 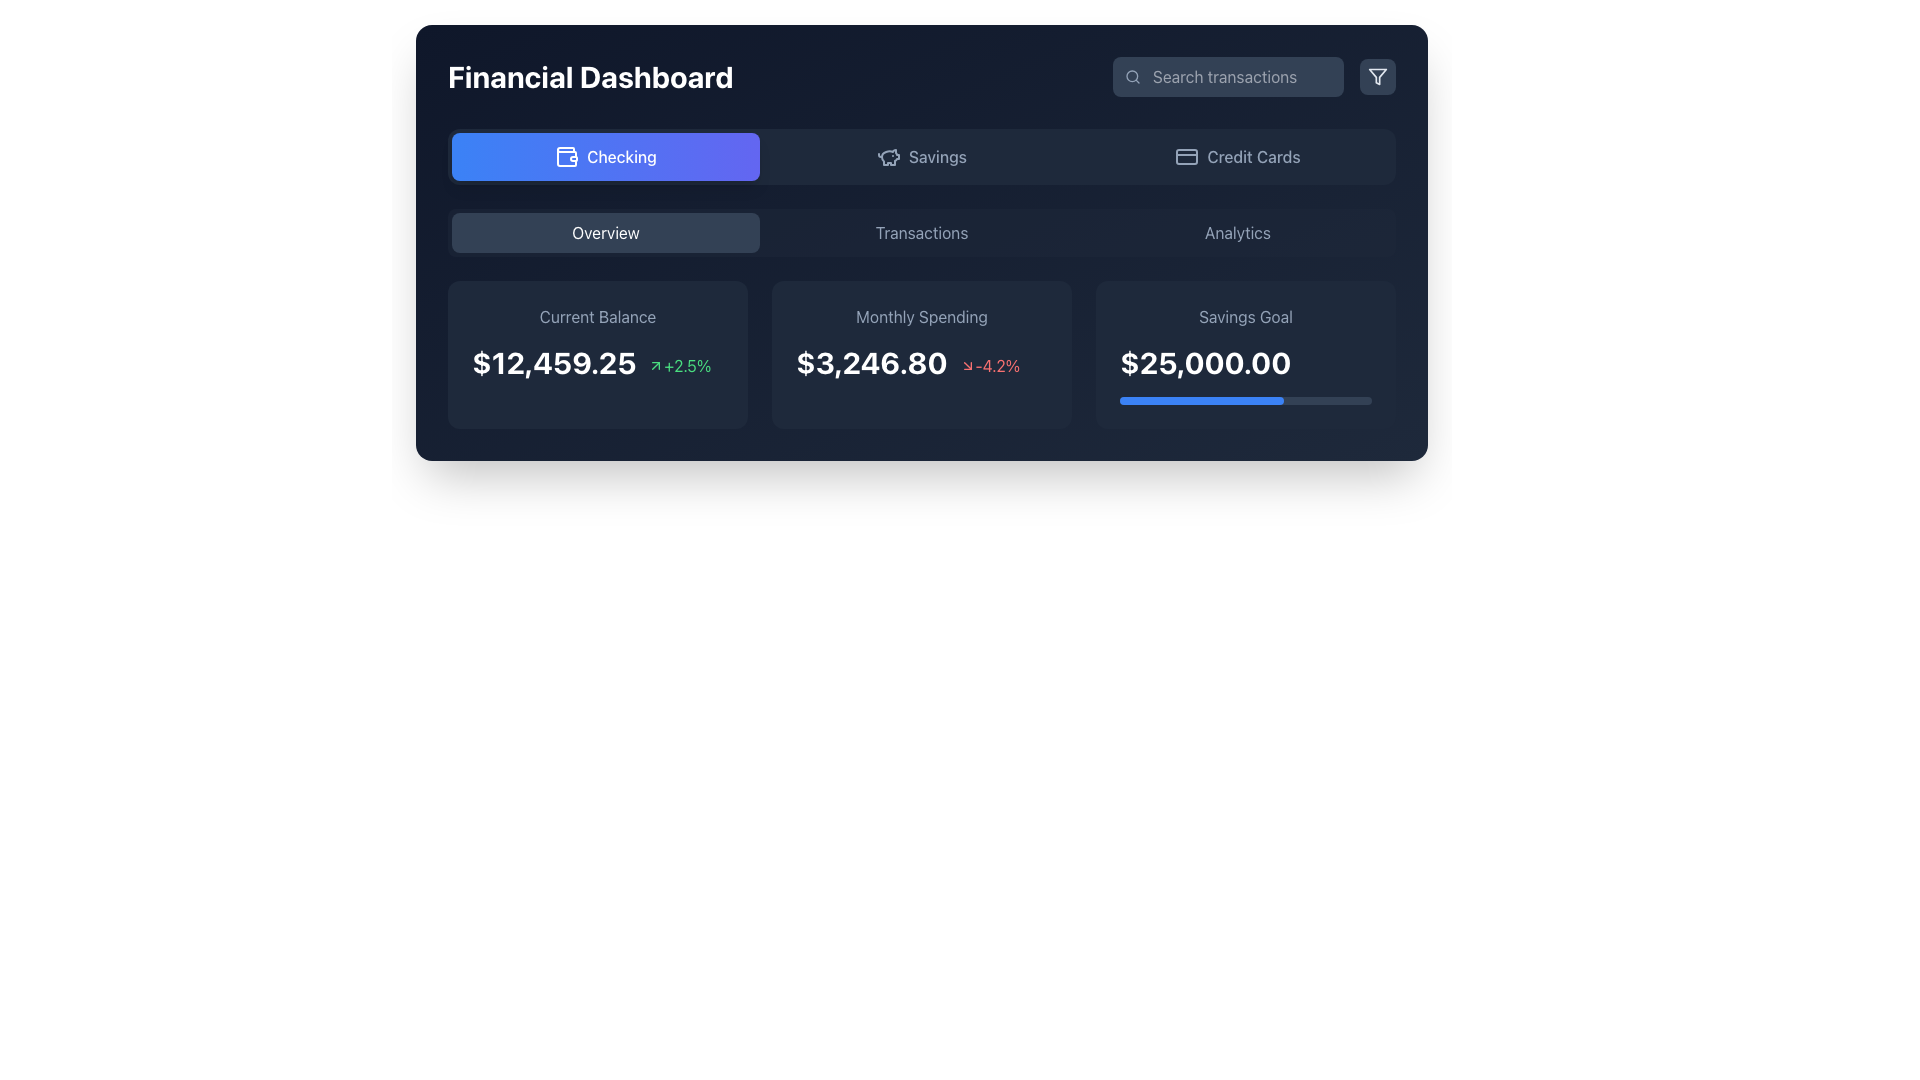 I want to click on the composite component consisting of three subcomponents: informational panels that summarize financial data, located beneath the navigation tabs in the central lower portion of the UI, so click(x=920, y=318).